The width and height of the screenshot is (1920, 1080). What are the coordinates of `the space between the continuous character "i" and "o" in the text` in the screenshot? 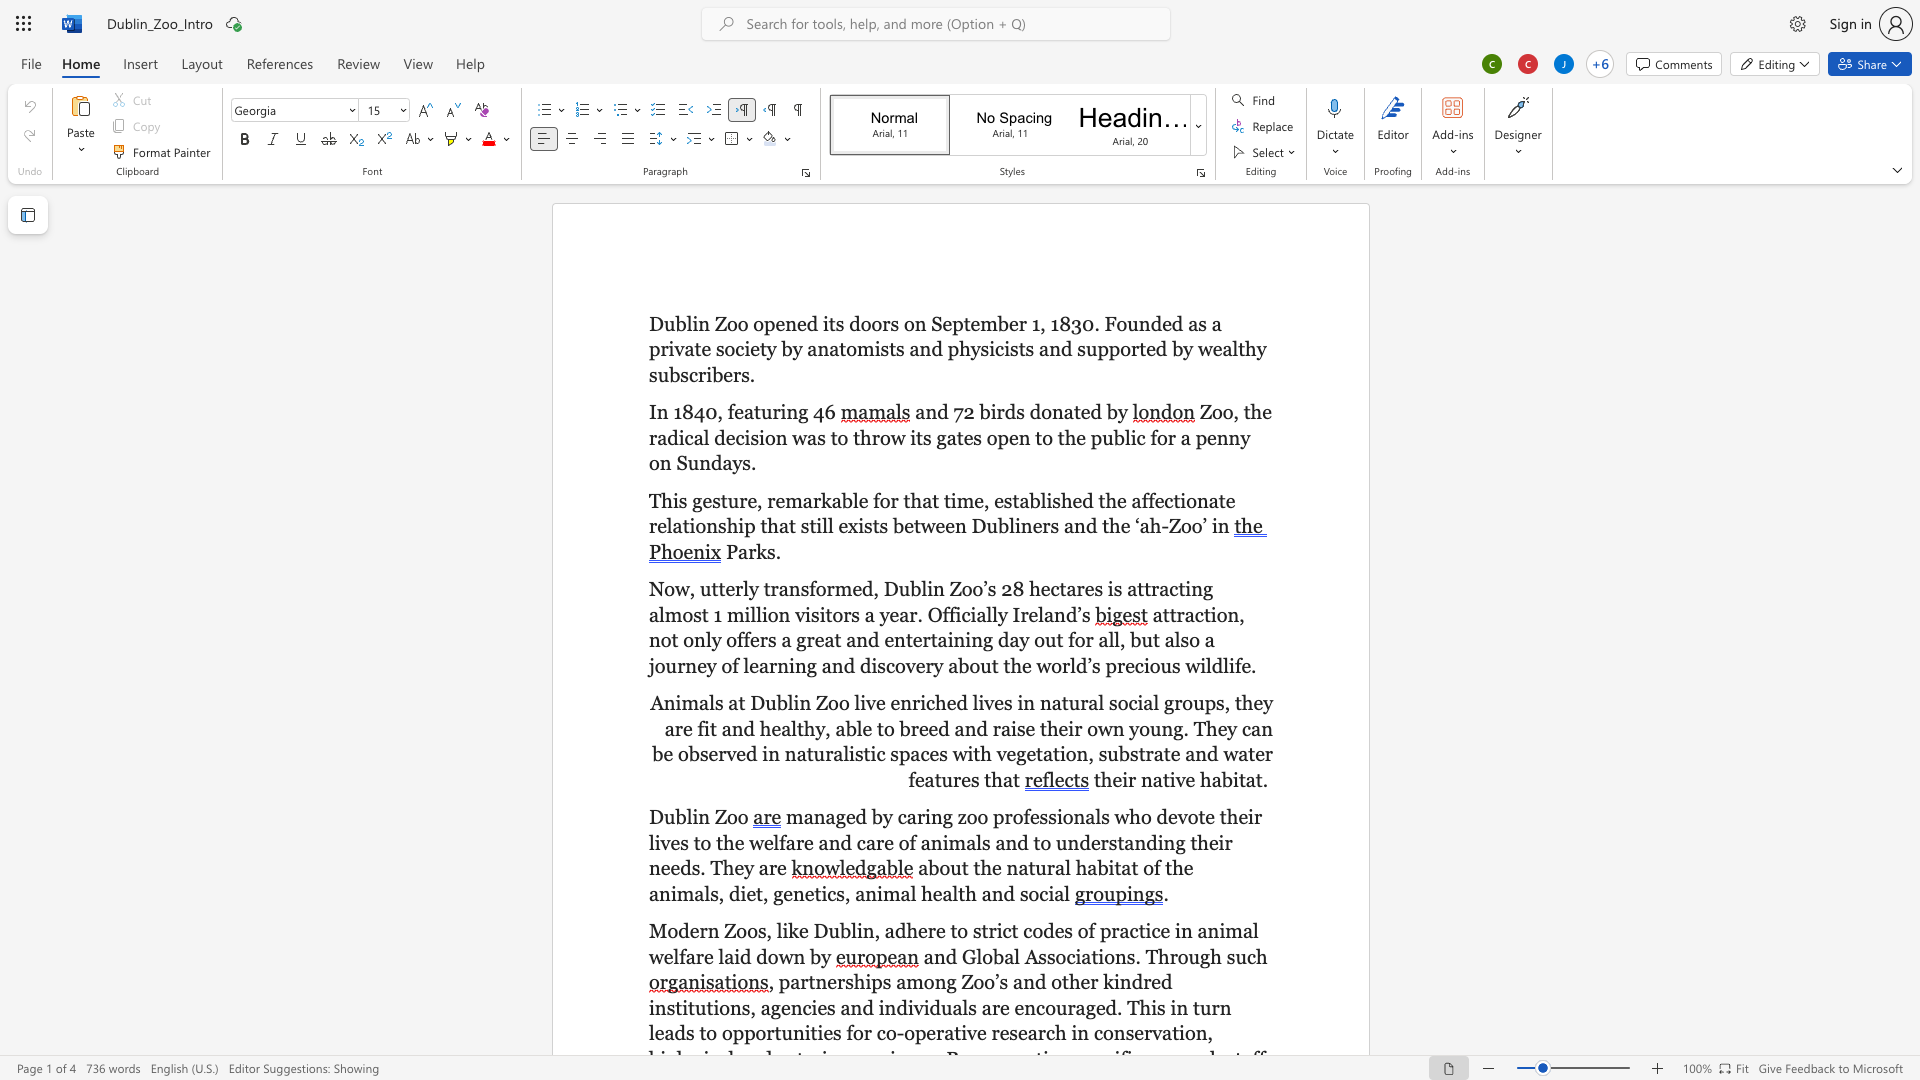 It's located at (1104, 955).